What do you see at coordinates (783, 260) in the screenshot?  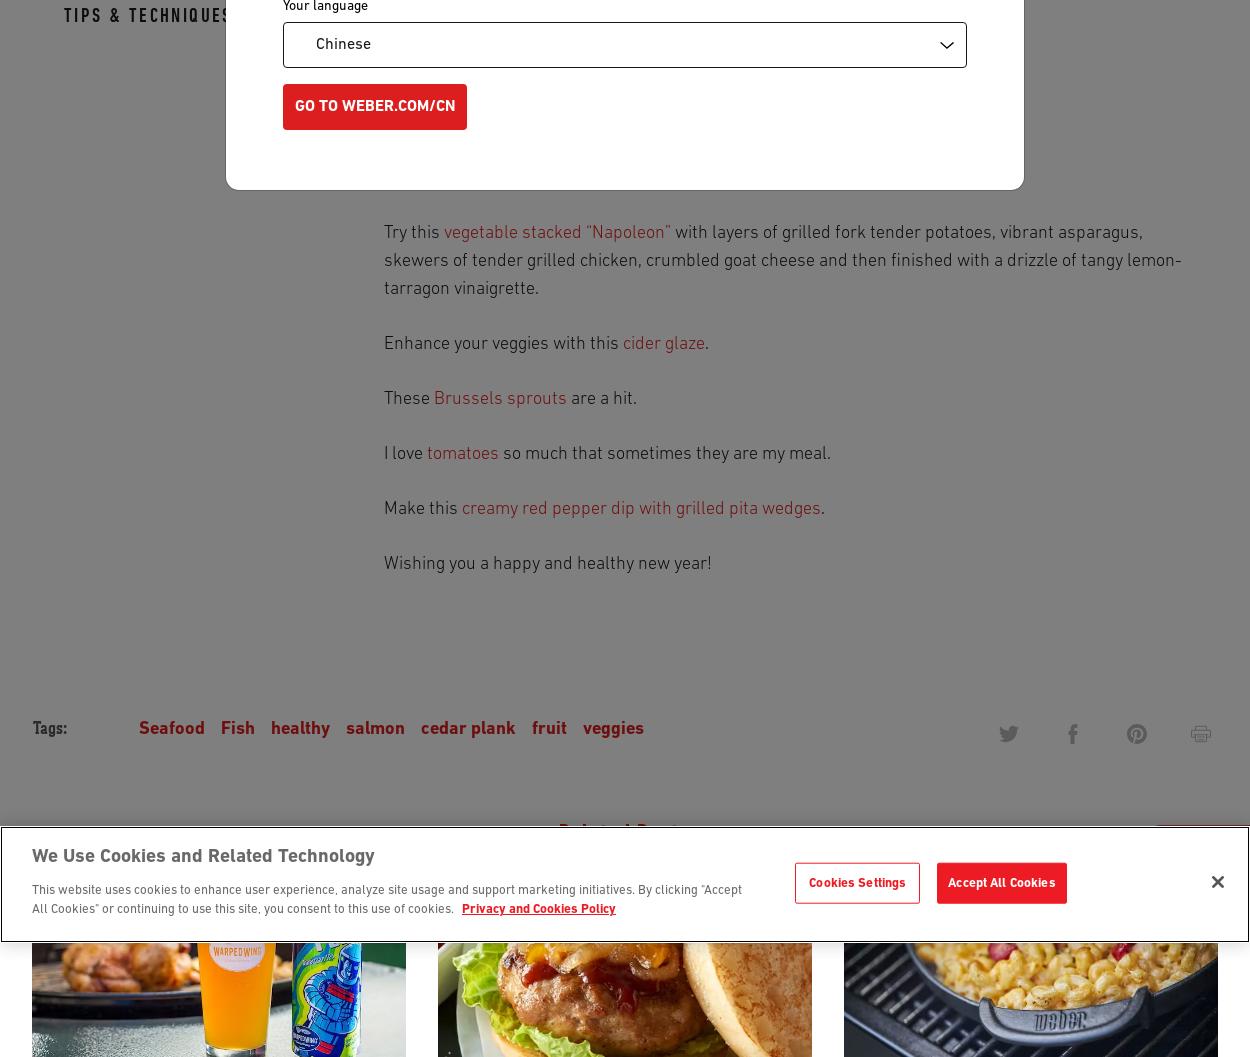 I see `'with layers of grilled fork tender potatoes, vibrant asparagus, skewers of tender grilled chicken, crumbled goat cheese and then finished with a drizzle of tangy lemon-tarragon vinaigrette.'` at bounding box center [783, 260].